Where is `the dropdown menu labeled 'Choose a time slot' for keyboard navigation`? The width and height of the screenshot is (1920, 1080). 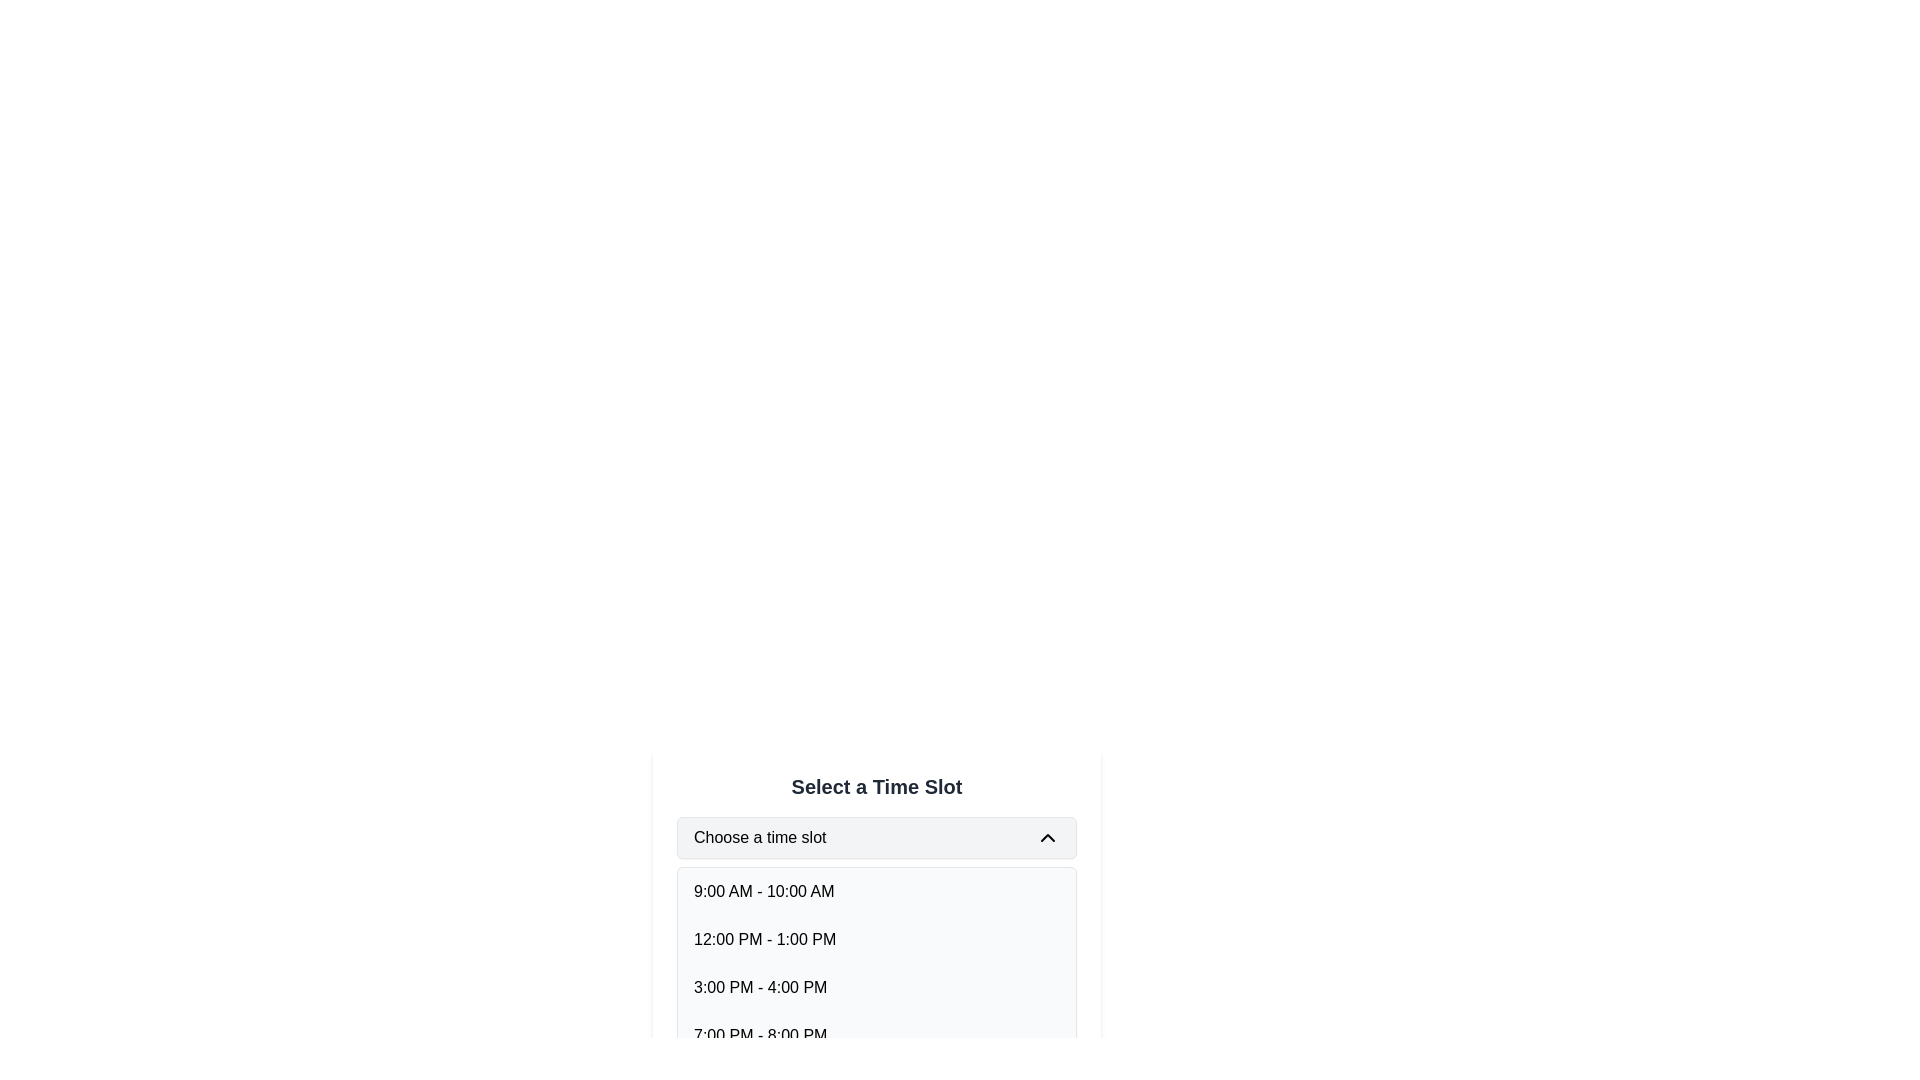
the dropdown menu labeled 'Choose a time slot' for keyboard navigation is located at coordinates (877, 837).